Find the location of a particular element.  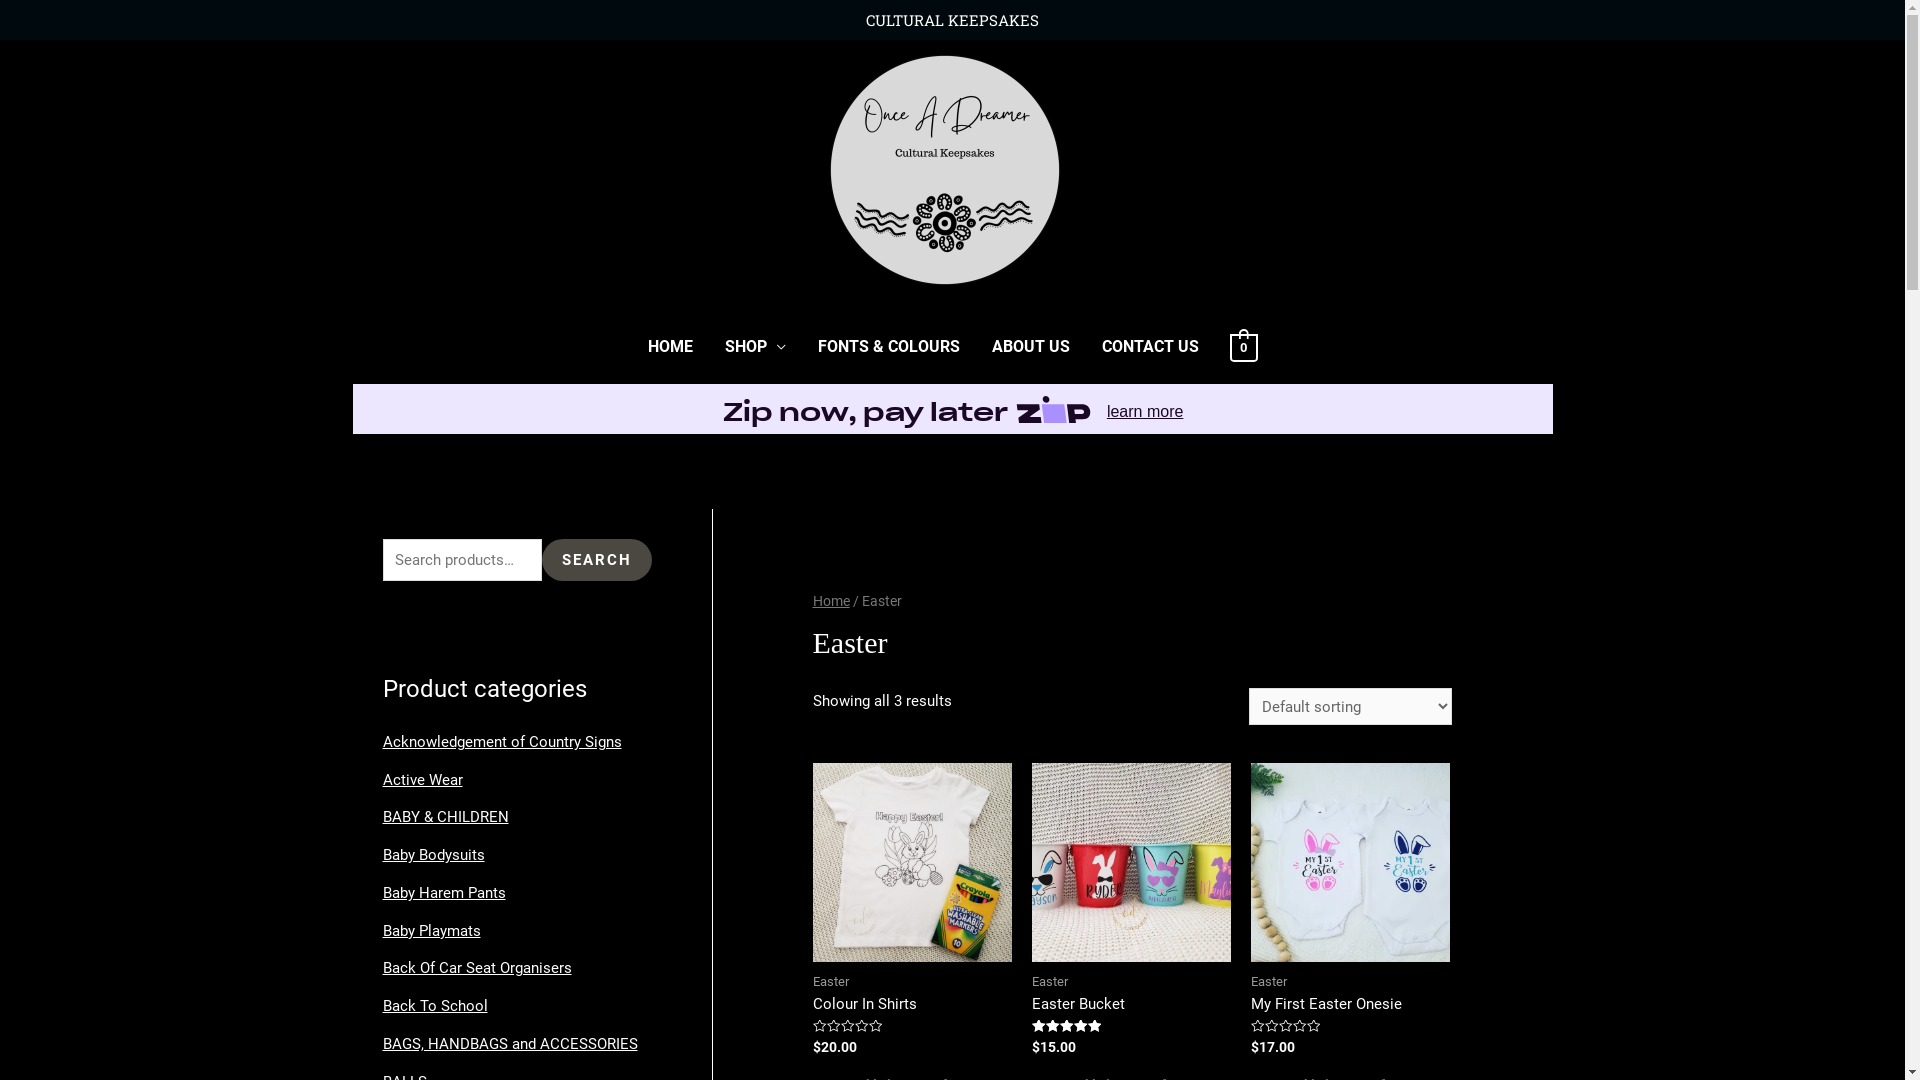

'BABY & CHILDREN' is located at coordinates (444, 817).